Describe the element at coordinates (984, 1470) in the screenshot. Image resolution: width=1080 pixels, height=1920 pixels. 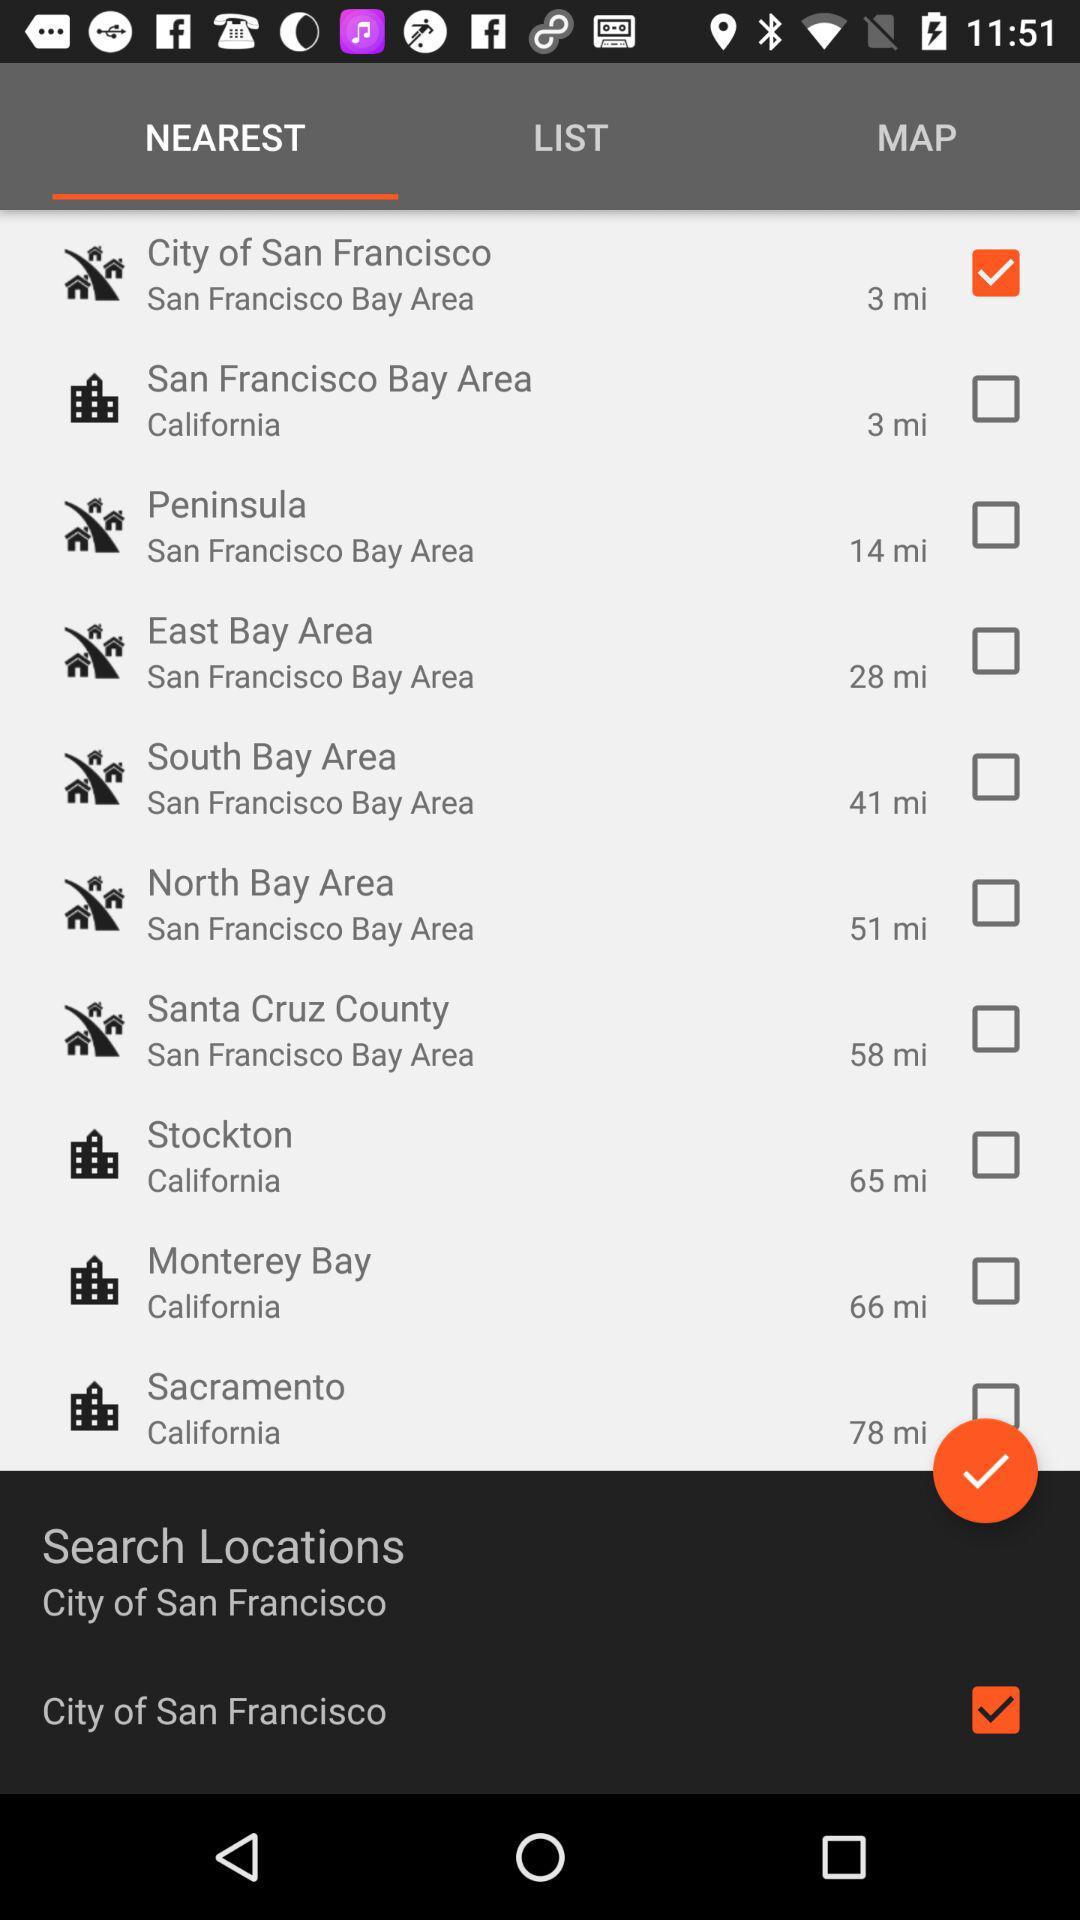
I see `the item above city of san` at that location.